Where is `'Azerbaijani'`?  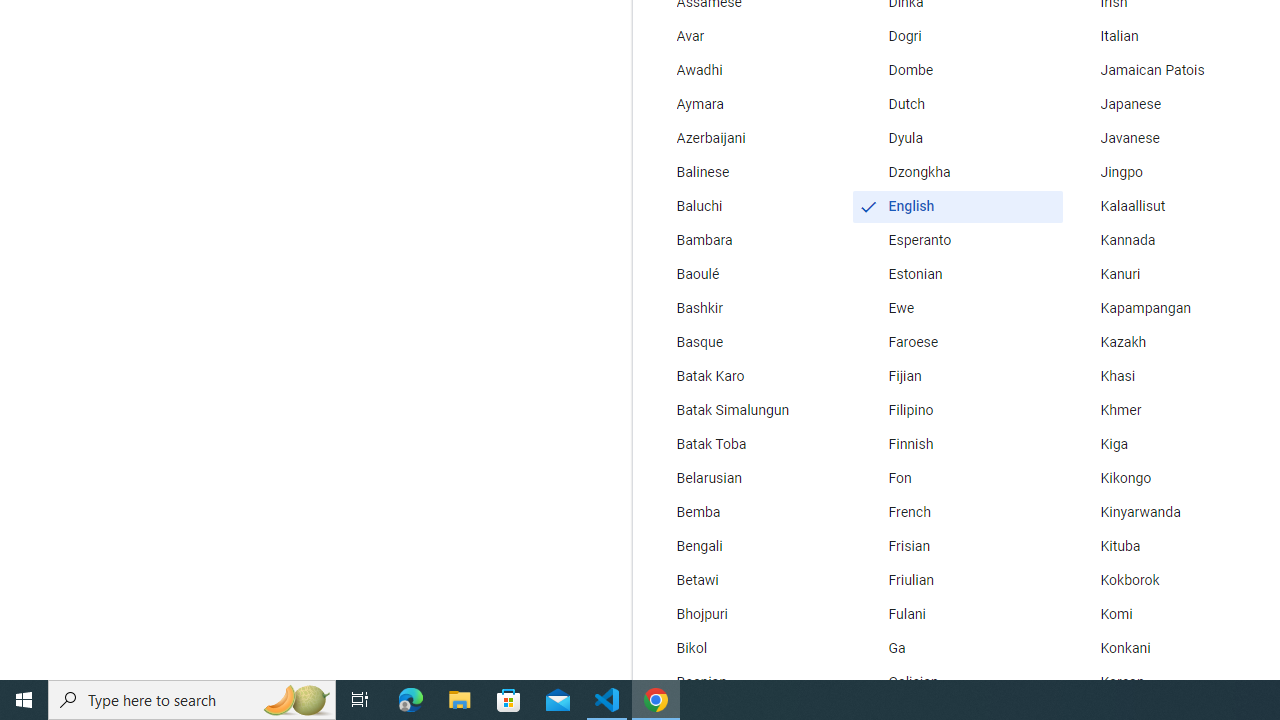
'Azerbaijani' is located at coordinates (744, 137).